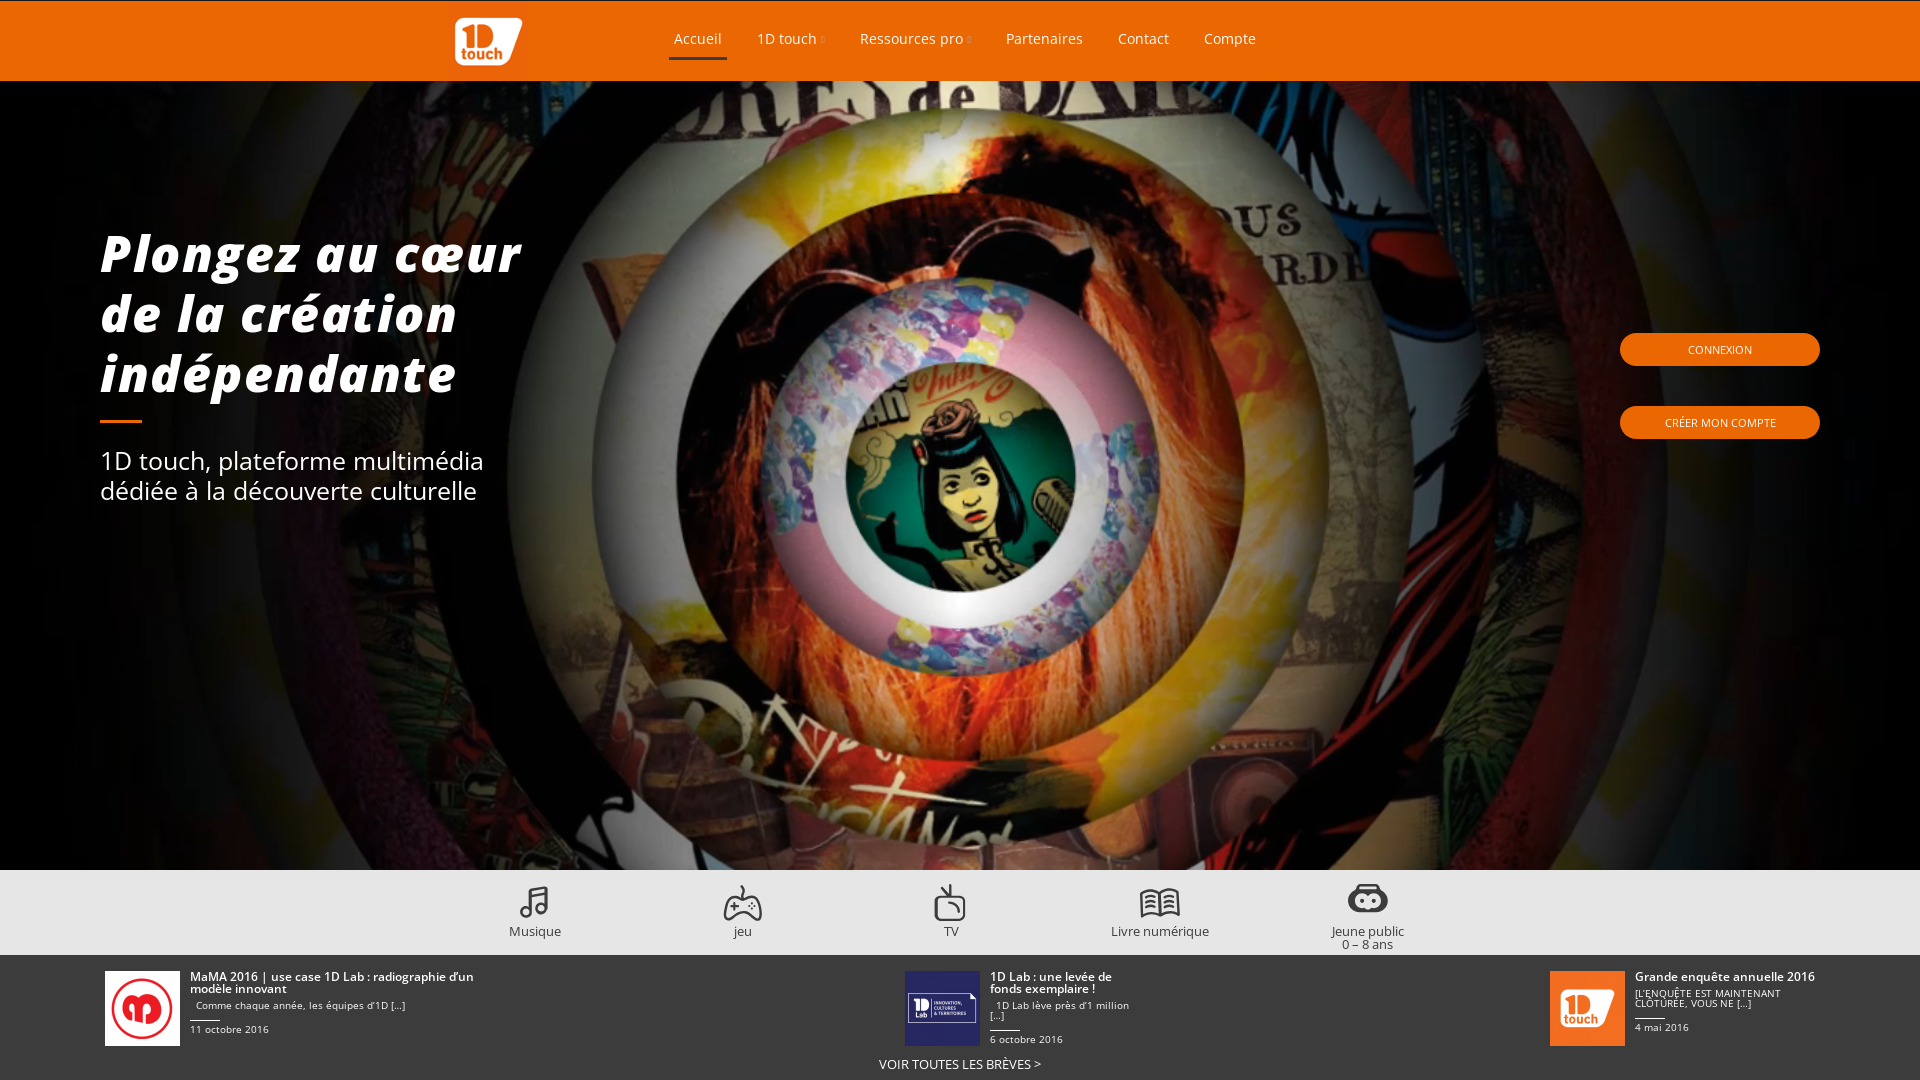  I want to click on 'Musique', so click(534, 924).